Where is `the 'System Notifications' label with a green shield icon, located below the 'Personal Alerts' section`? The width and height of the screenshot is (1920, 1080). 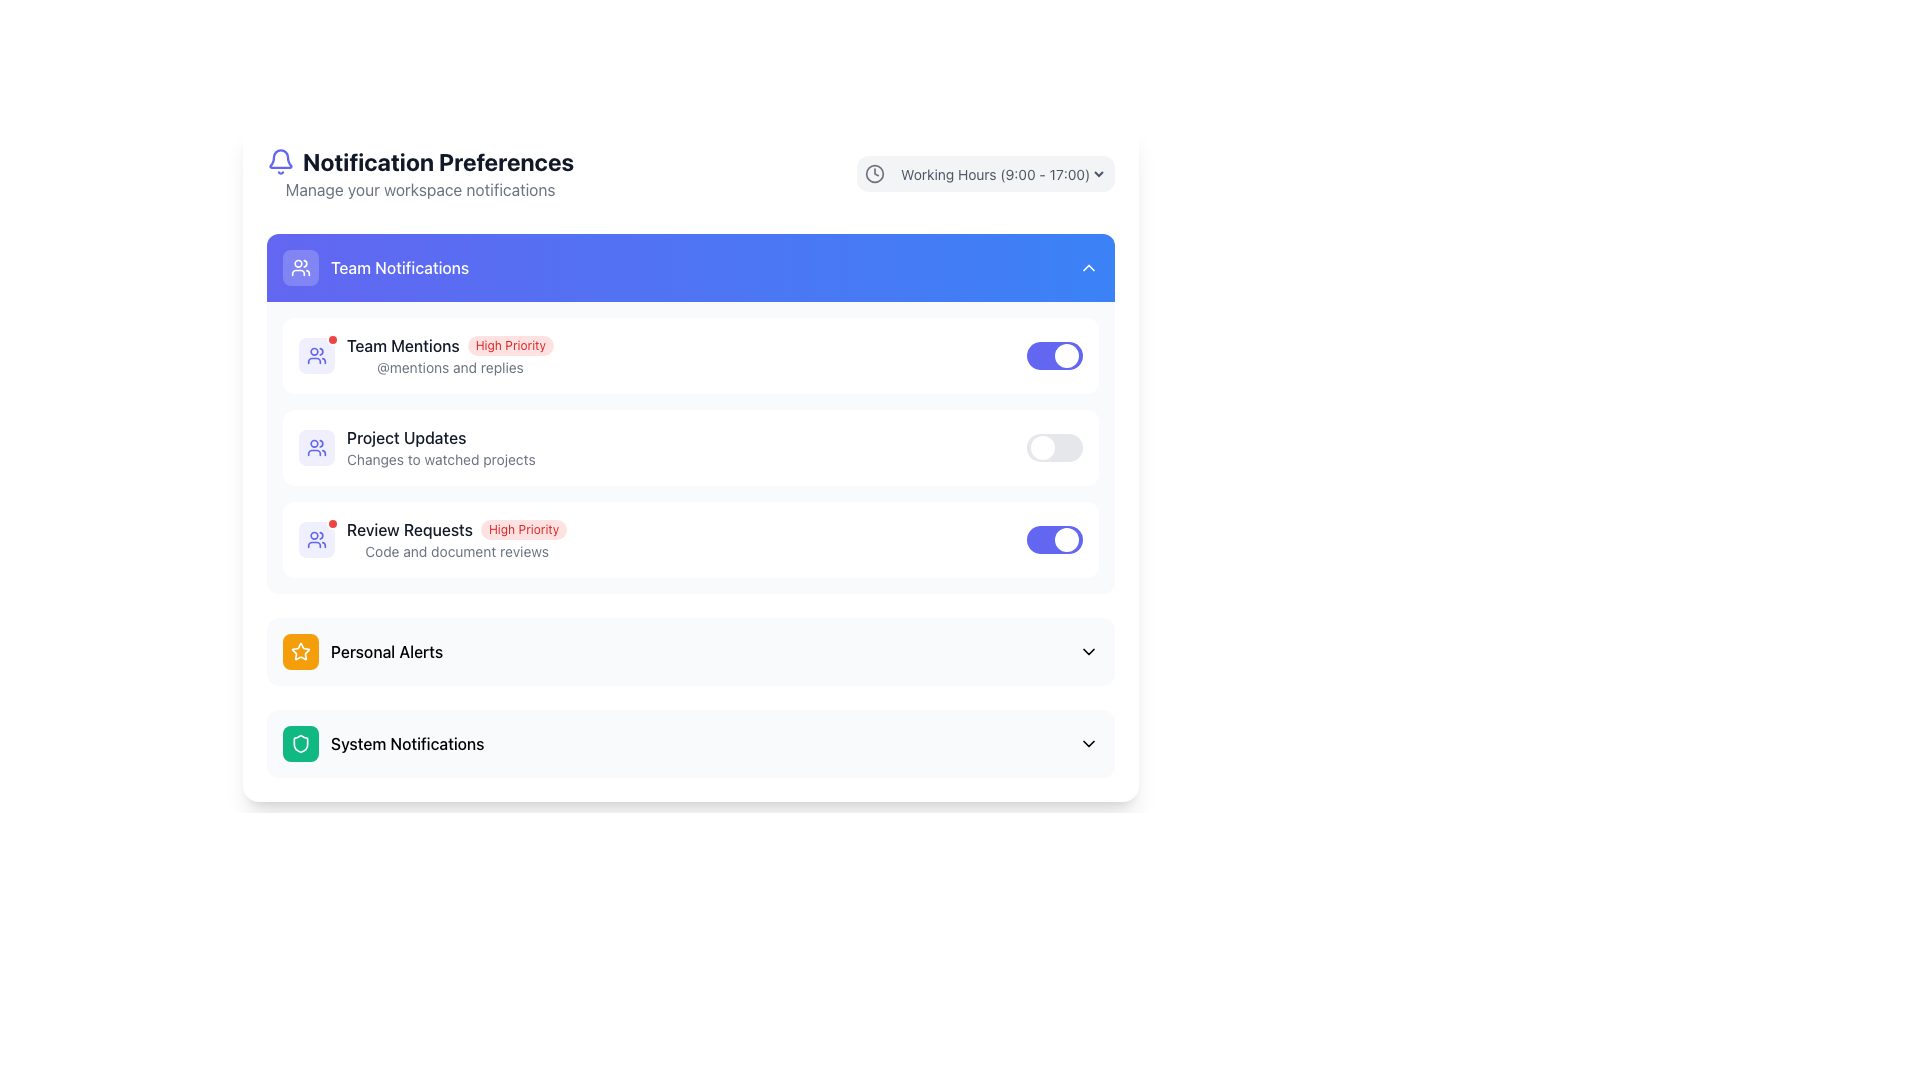 the 'System Notifications' label with a green shield icon, located below the 'Personal Alerts' section is located at coordinates (383, 744).